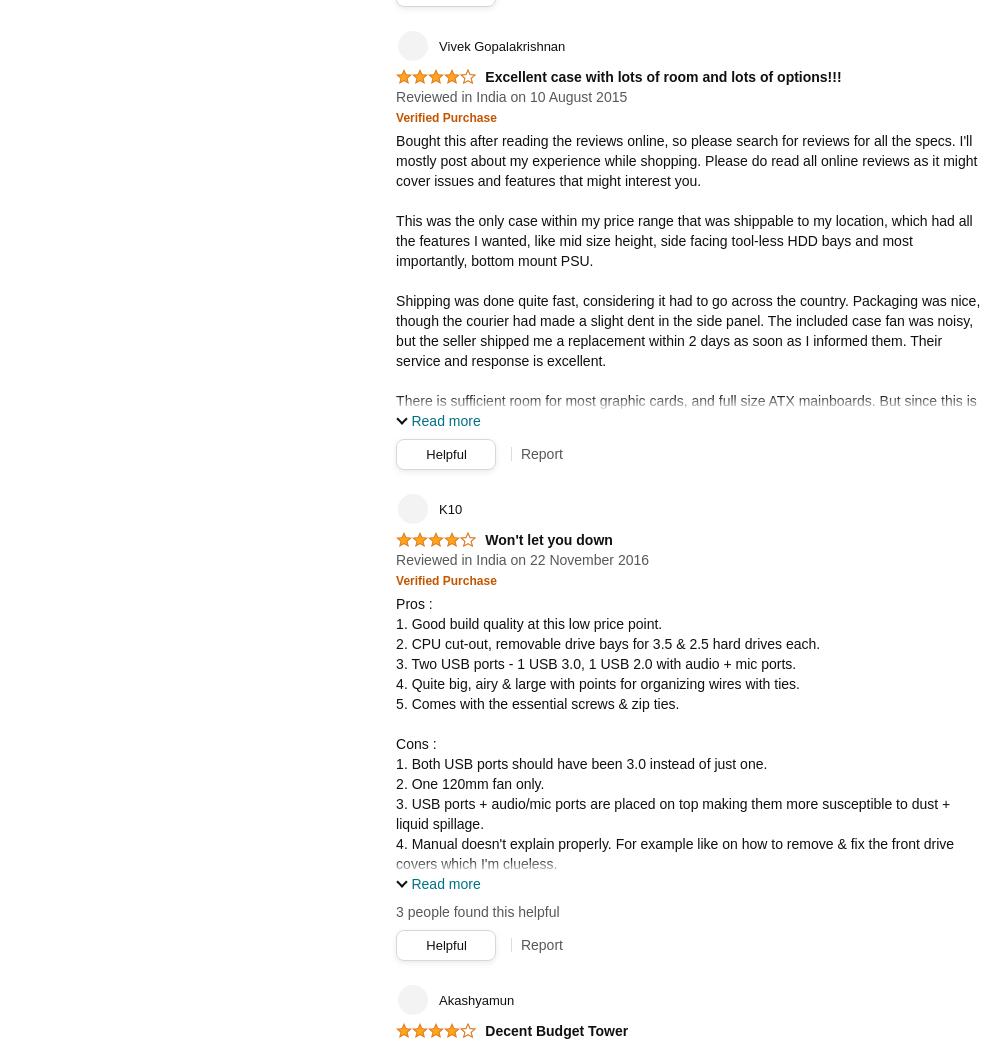  I want to click on '3. USB ports + audio/mic ports are placed on top making them more susceptible to dust + liquid spillage.', so click(396, 811).